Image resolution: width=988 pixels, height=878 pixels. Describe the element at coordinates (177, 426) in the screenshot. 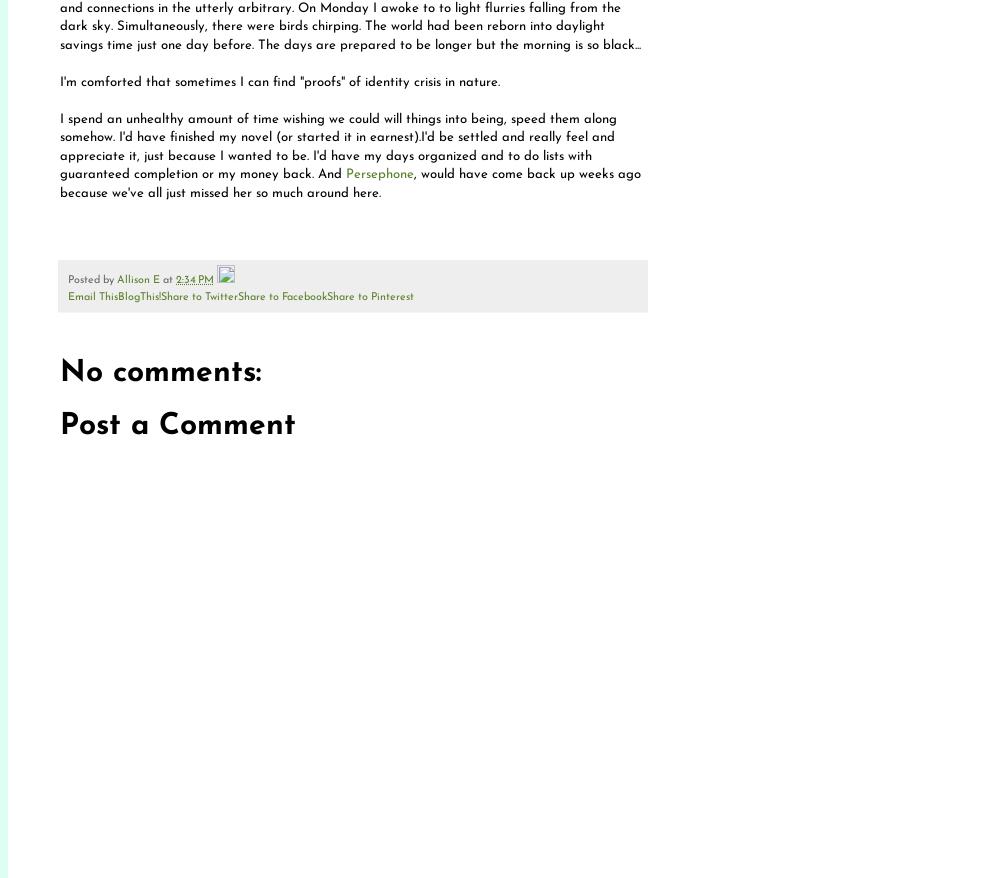

I see `'Post a Comment'` at that location.